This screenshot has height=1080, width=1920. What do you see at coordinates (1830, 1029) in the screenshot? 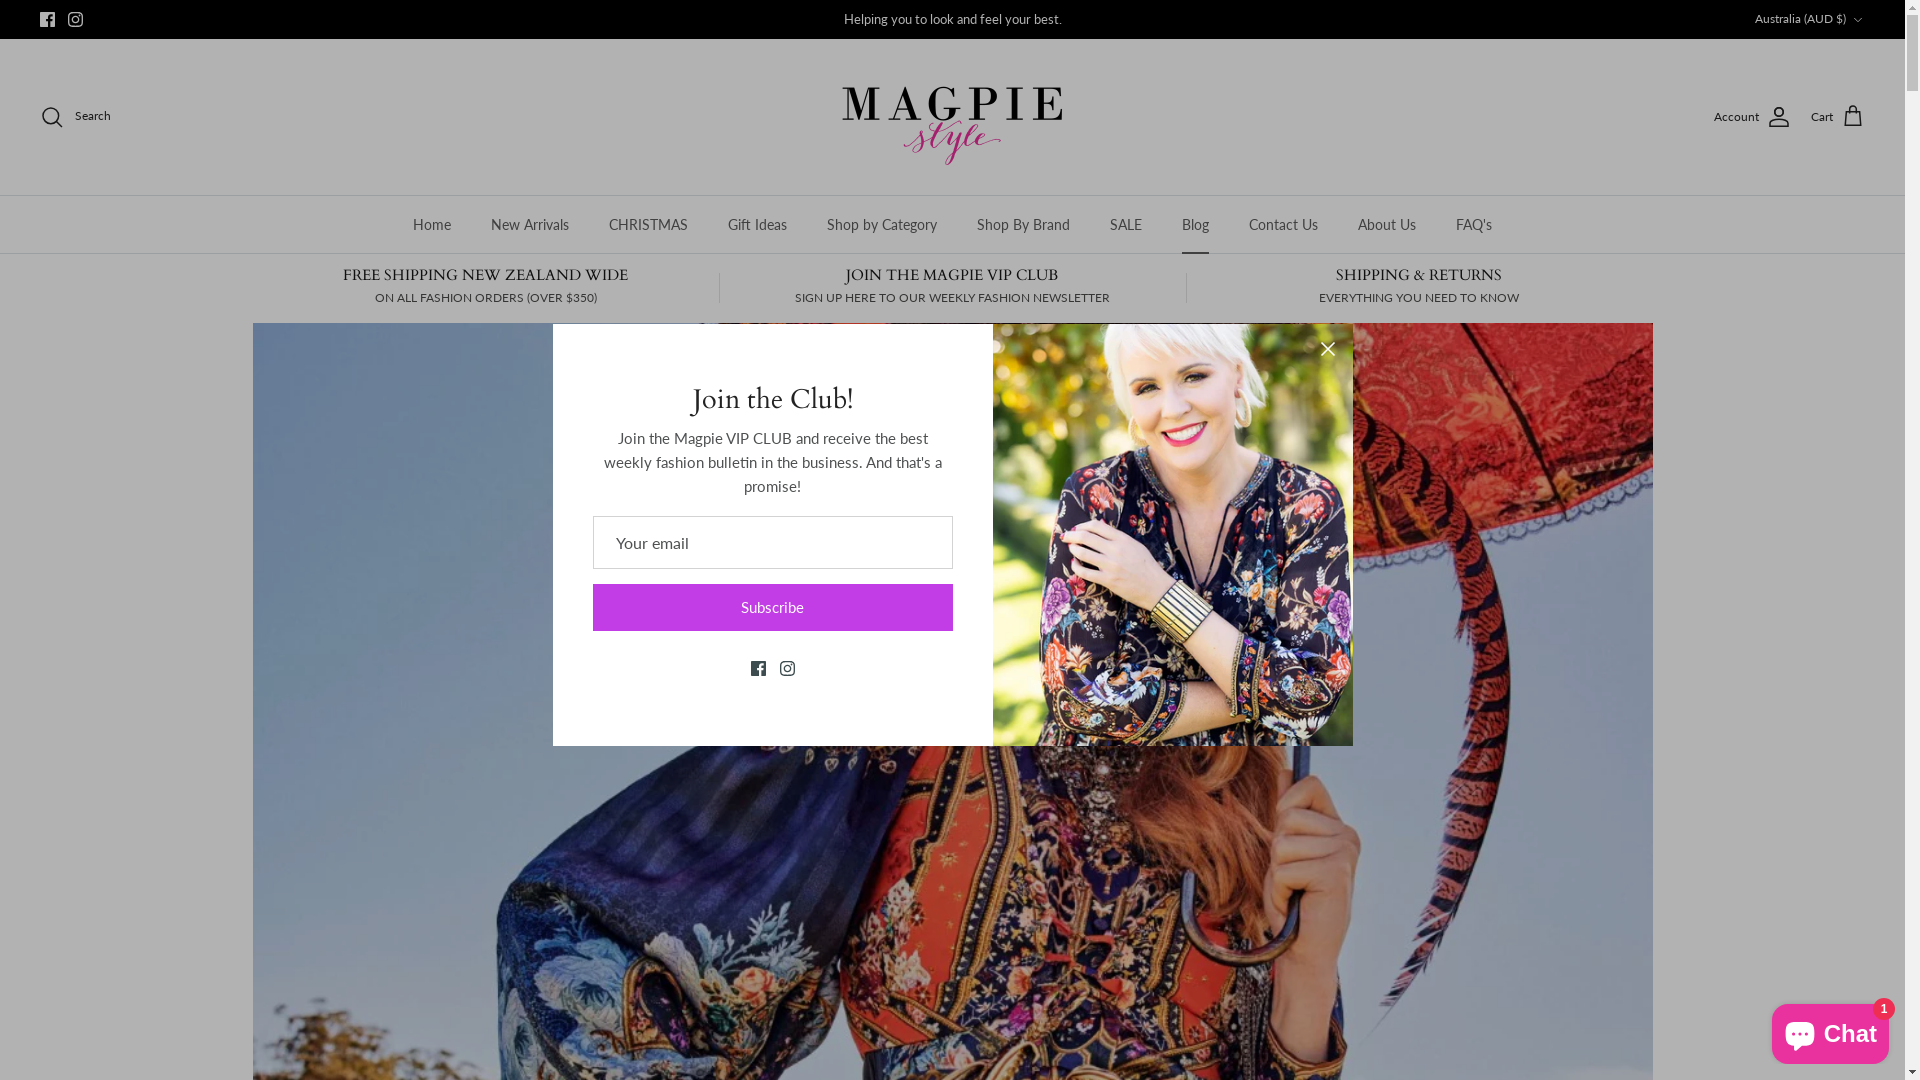
I see `'Shopify online store chat'` at bounding box center [1830, 1029].